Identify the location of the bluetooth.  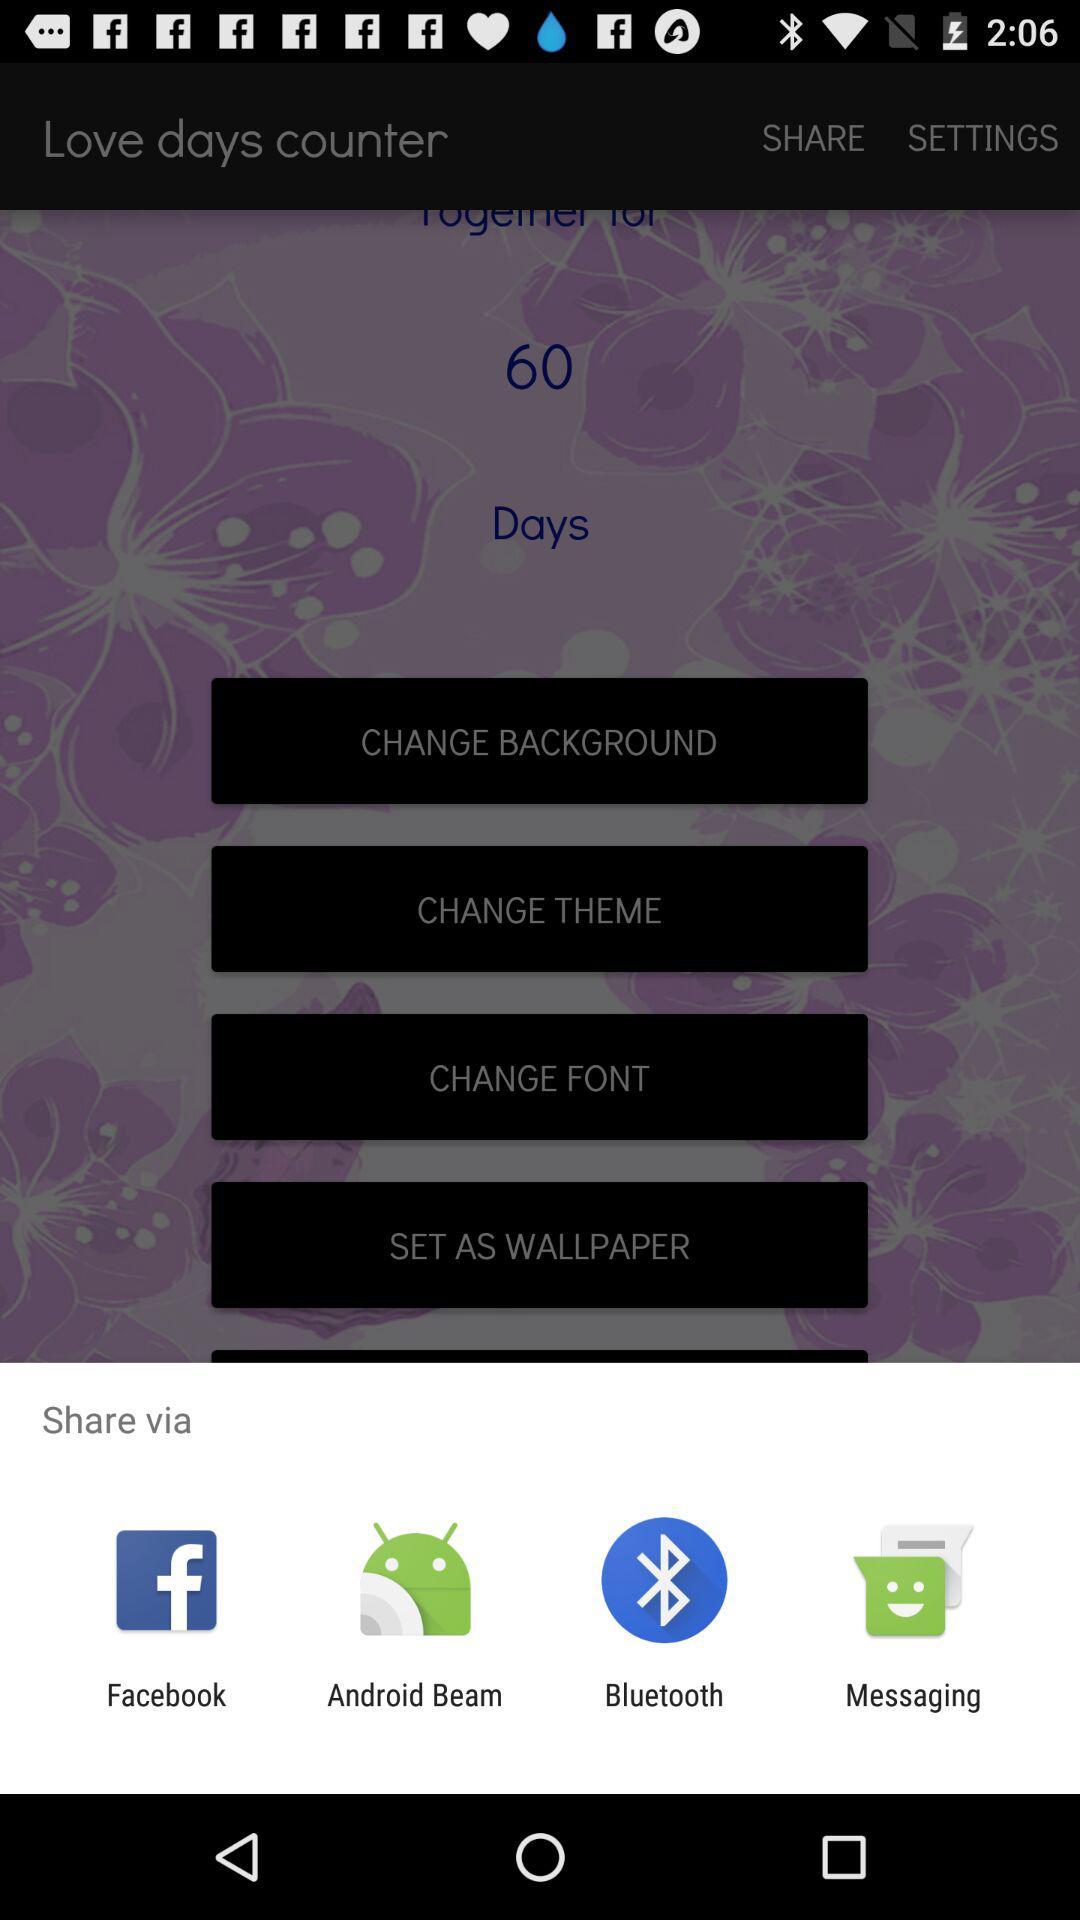
(664, 1711).